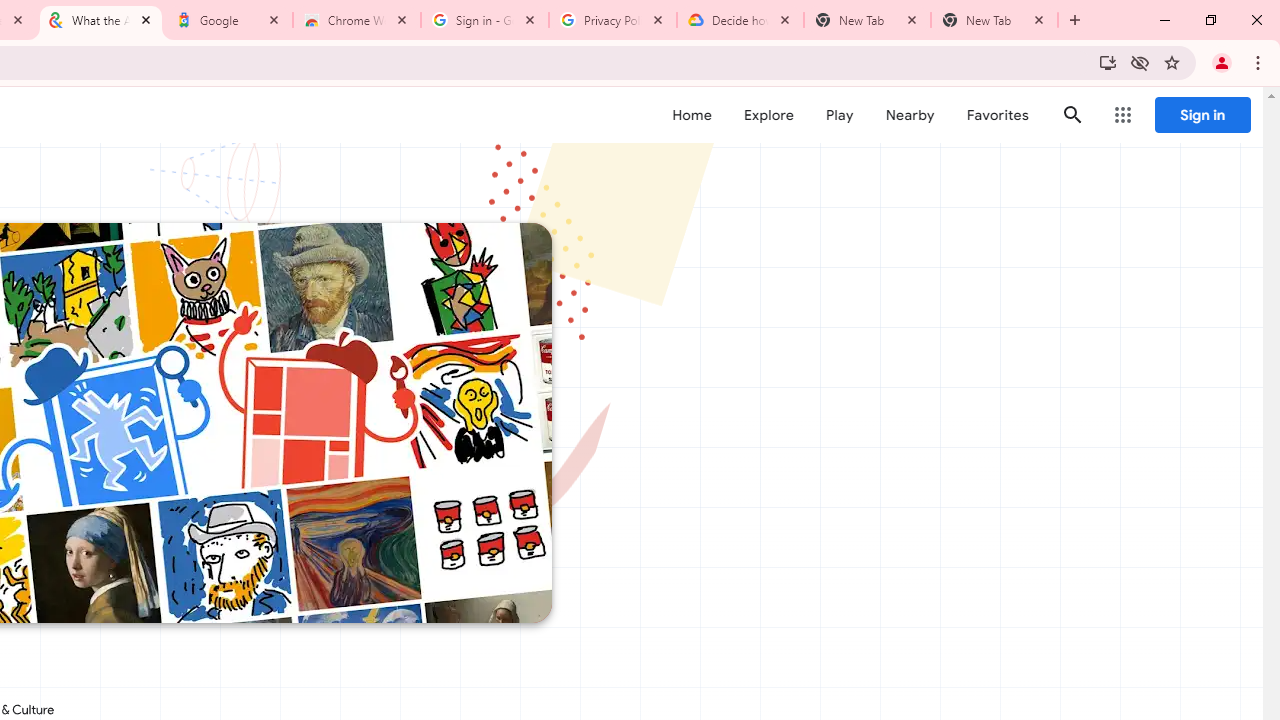  What do you see at coordinates (357, 20) in the screenshot?
I see `'Chrome Web Store - Color themes by Chrome'` at bounding box center [357, 20].